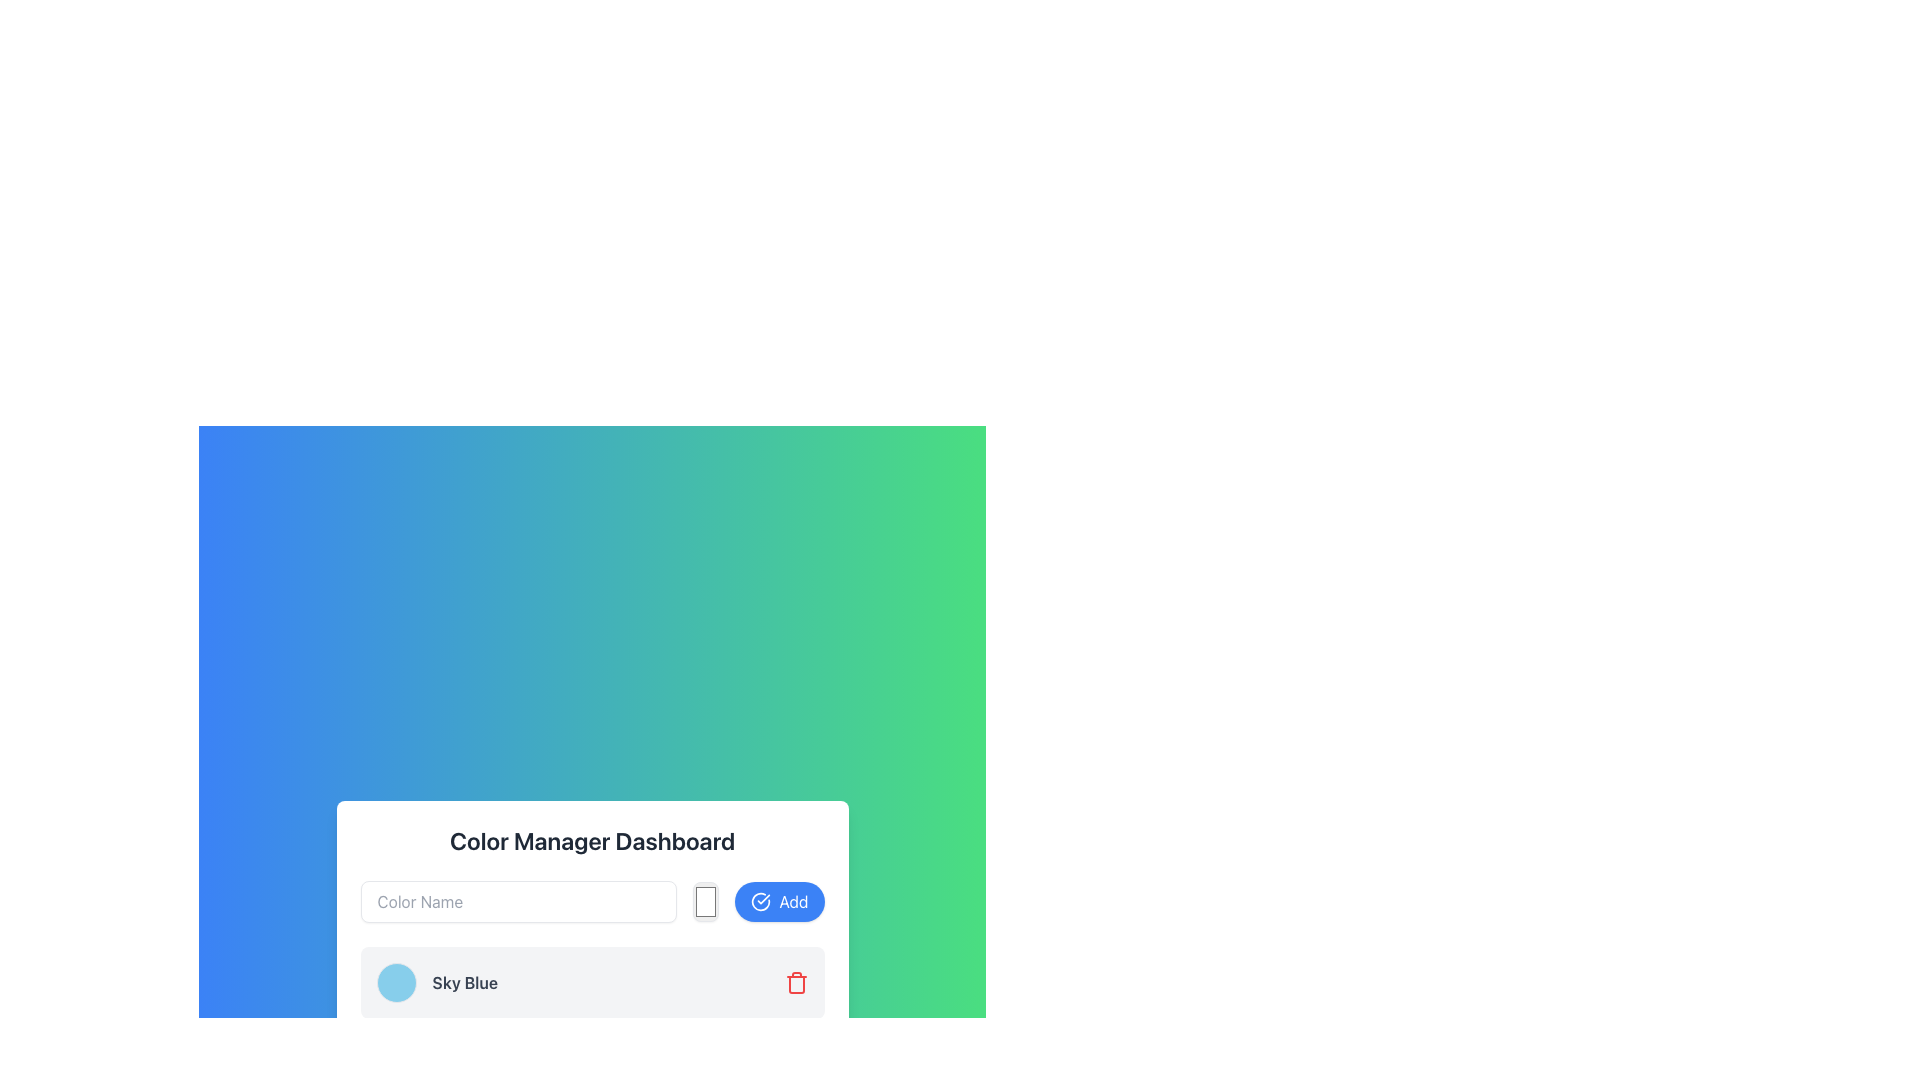 The height and width of the screenshot is (1080, 1920). What do you see at coordinates (436, 982) in the screenshot?
I see `label text 'Sky Blue' from the descriptive tag or label pair that consists of a circular icon and the label text on the right` at bounding box center [436, 982].